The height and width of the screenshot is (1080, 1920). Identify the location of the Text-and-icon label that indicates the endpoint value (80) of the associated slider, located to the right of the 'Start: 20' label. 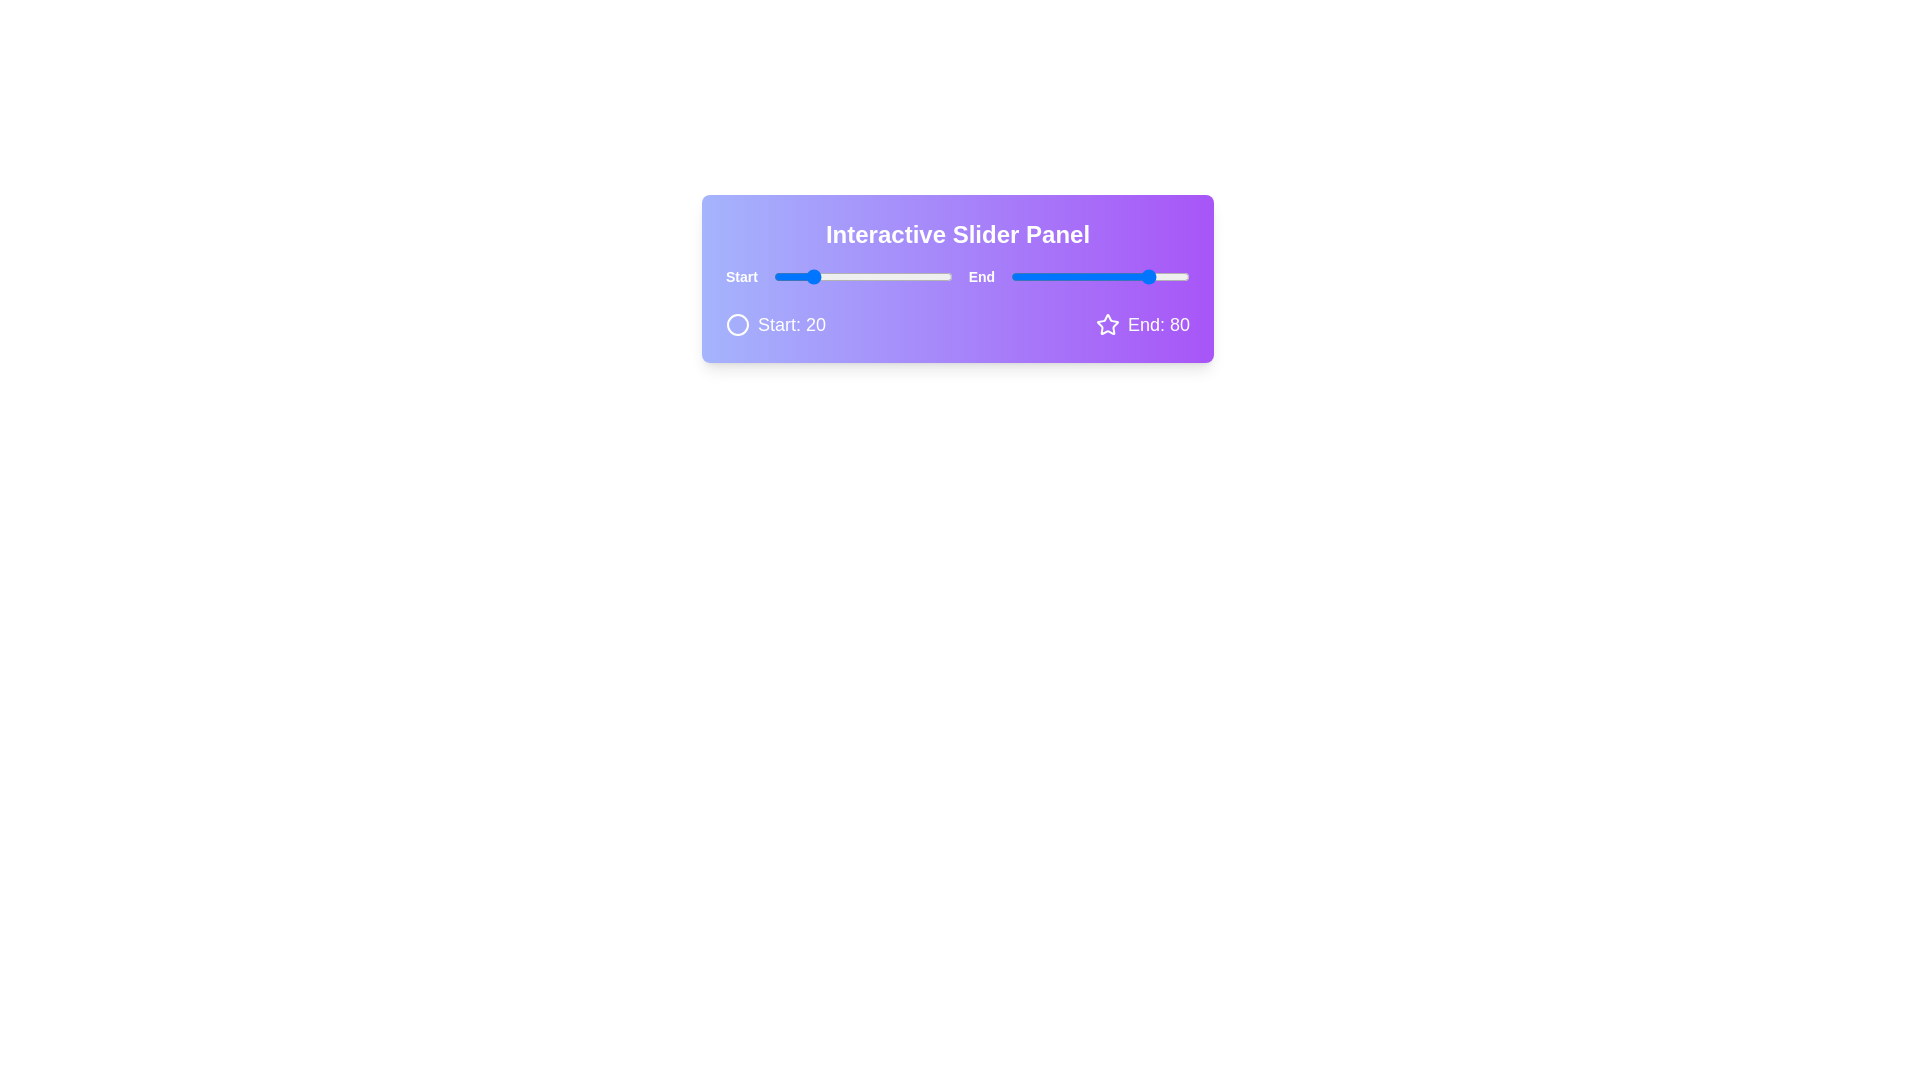
(1142, 323).